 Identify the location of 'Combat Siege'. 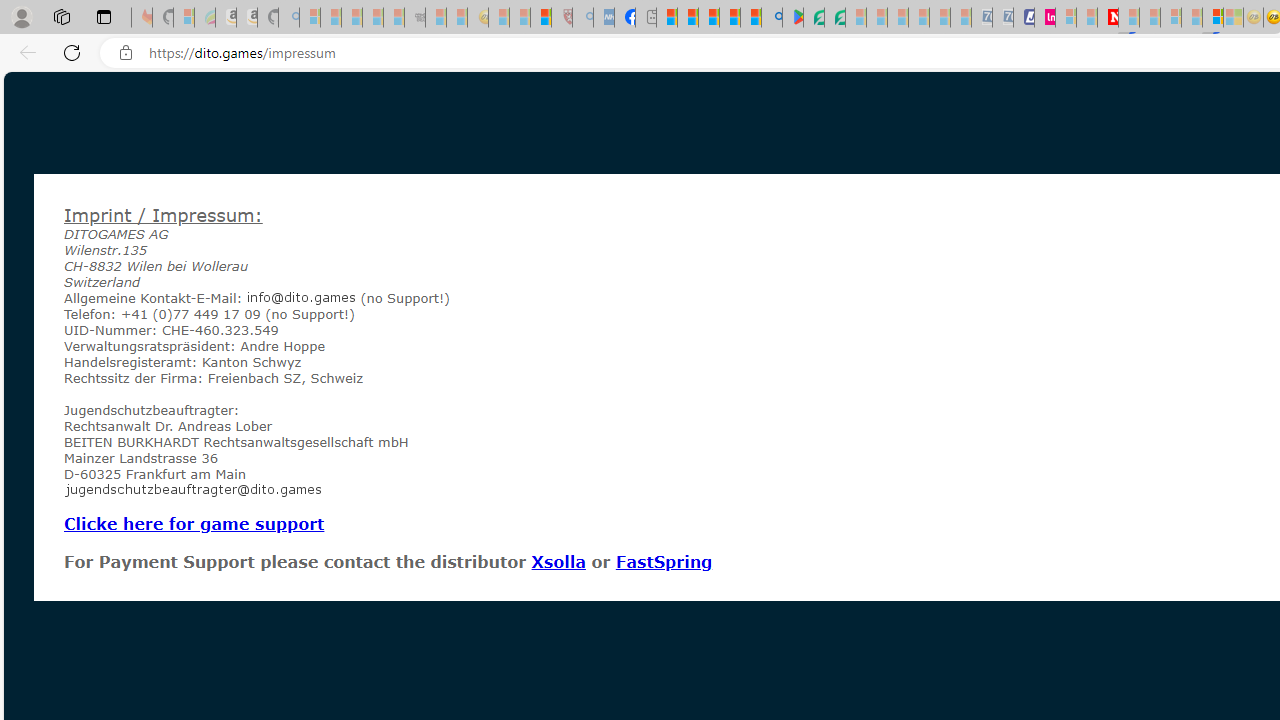
(413, 17).